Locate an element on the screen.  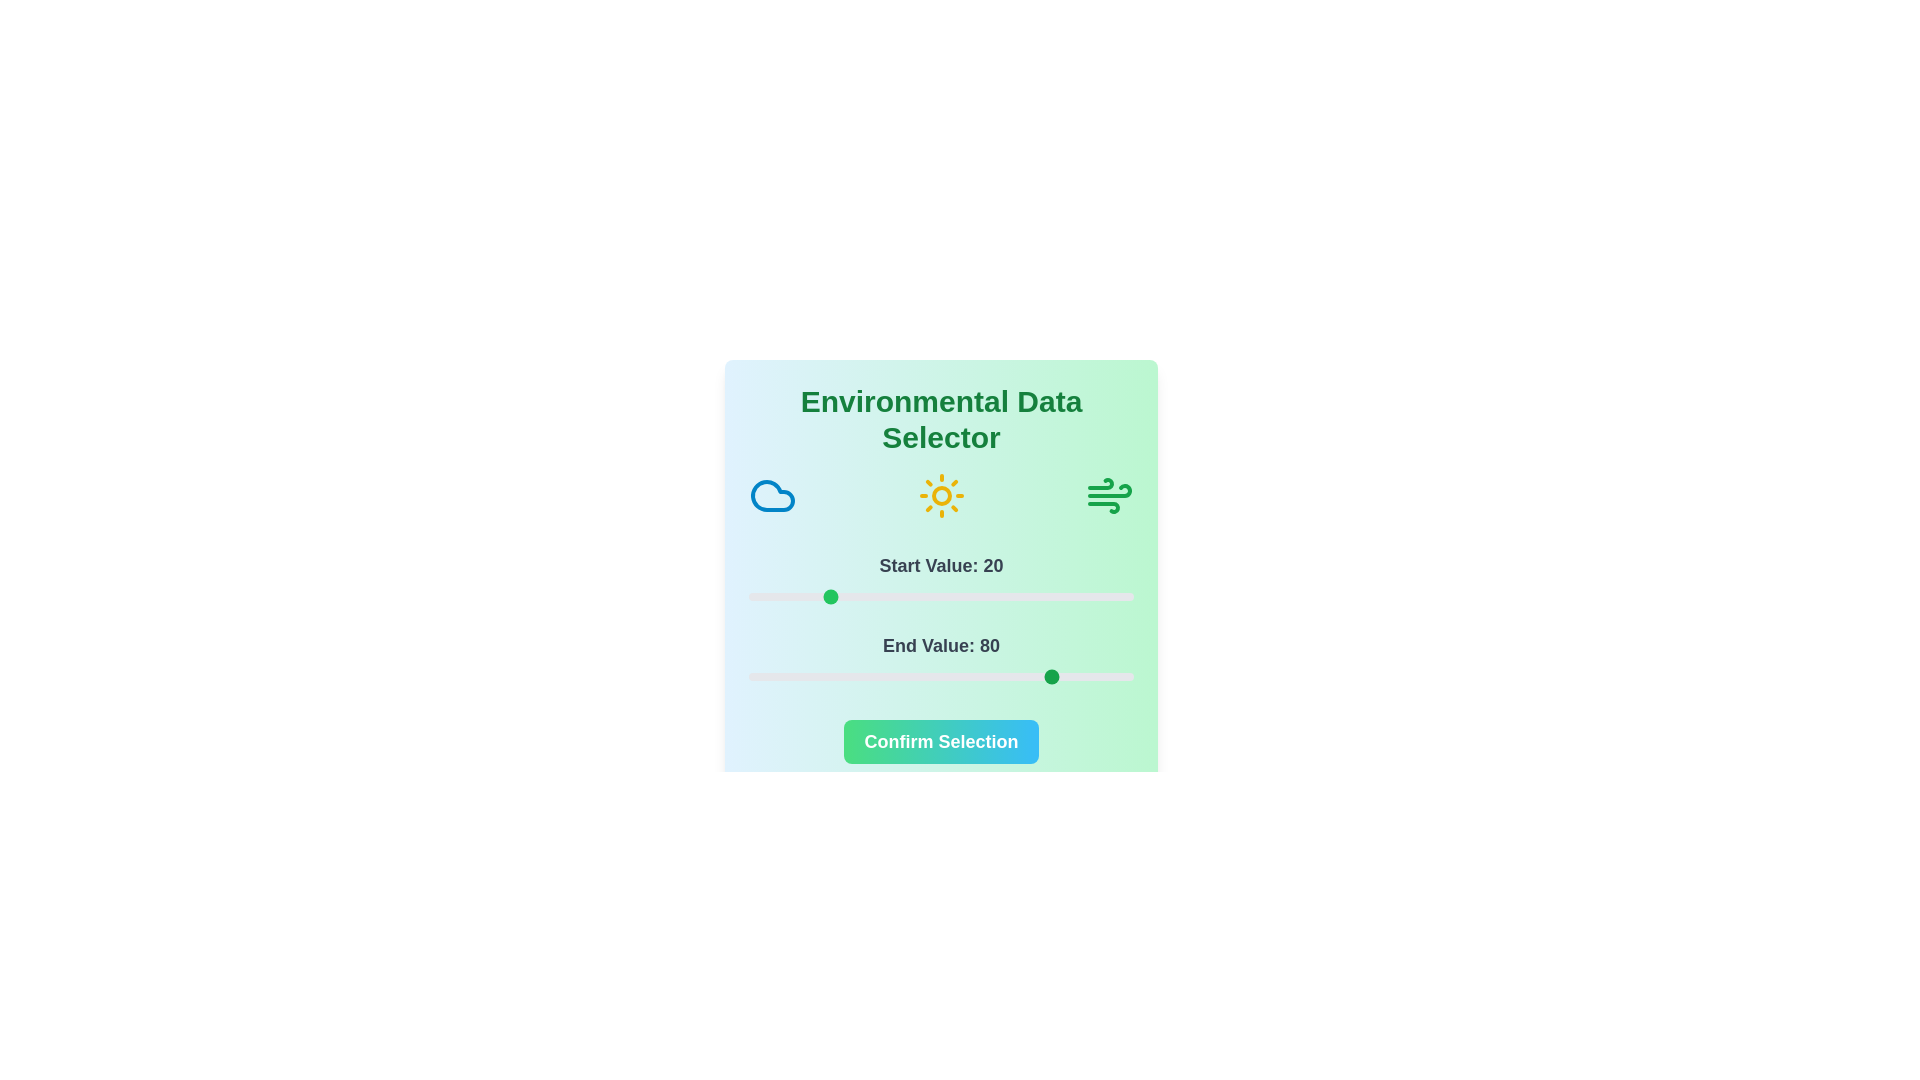
the slider is located at coordinates (928, 676).